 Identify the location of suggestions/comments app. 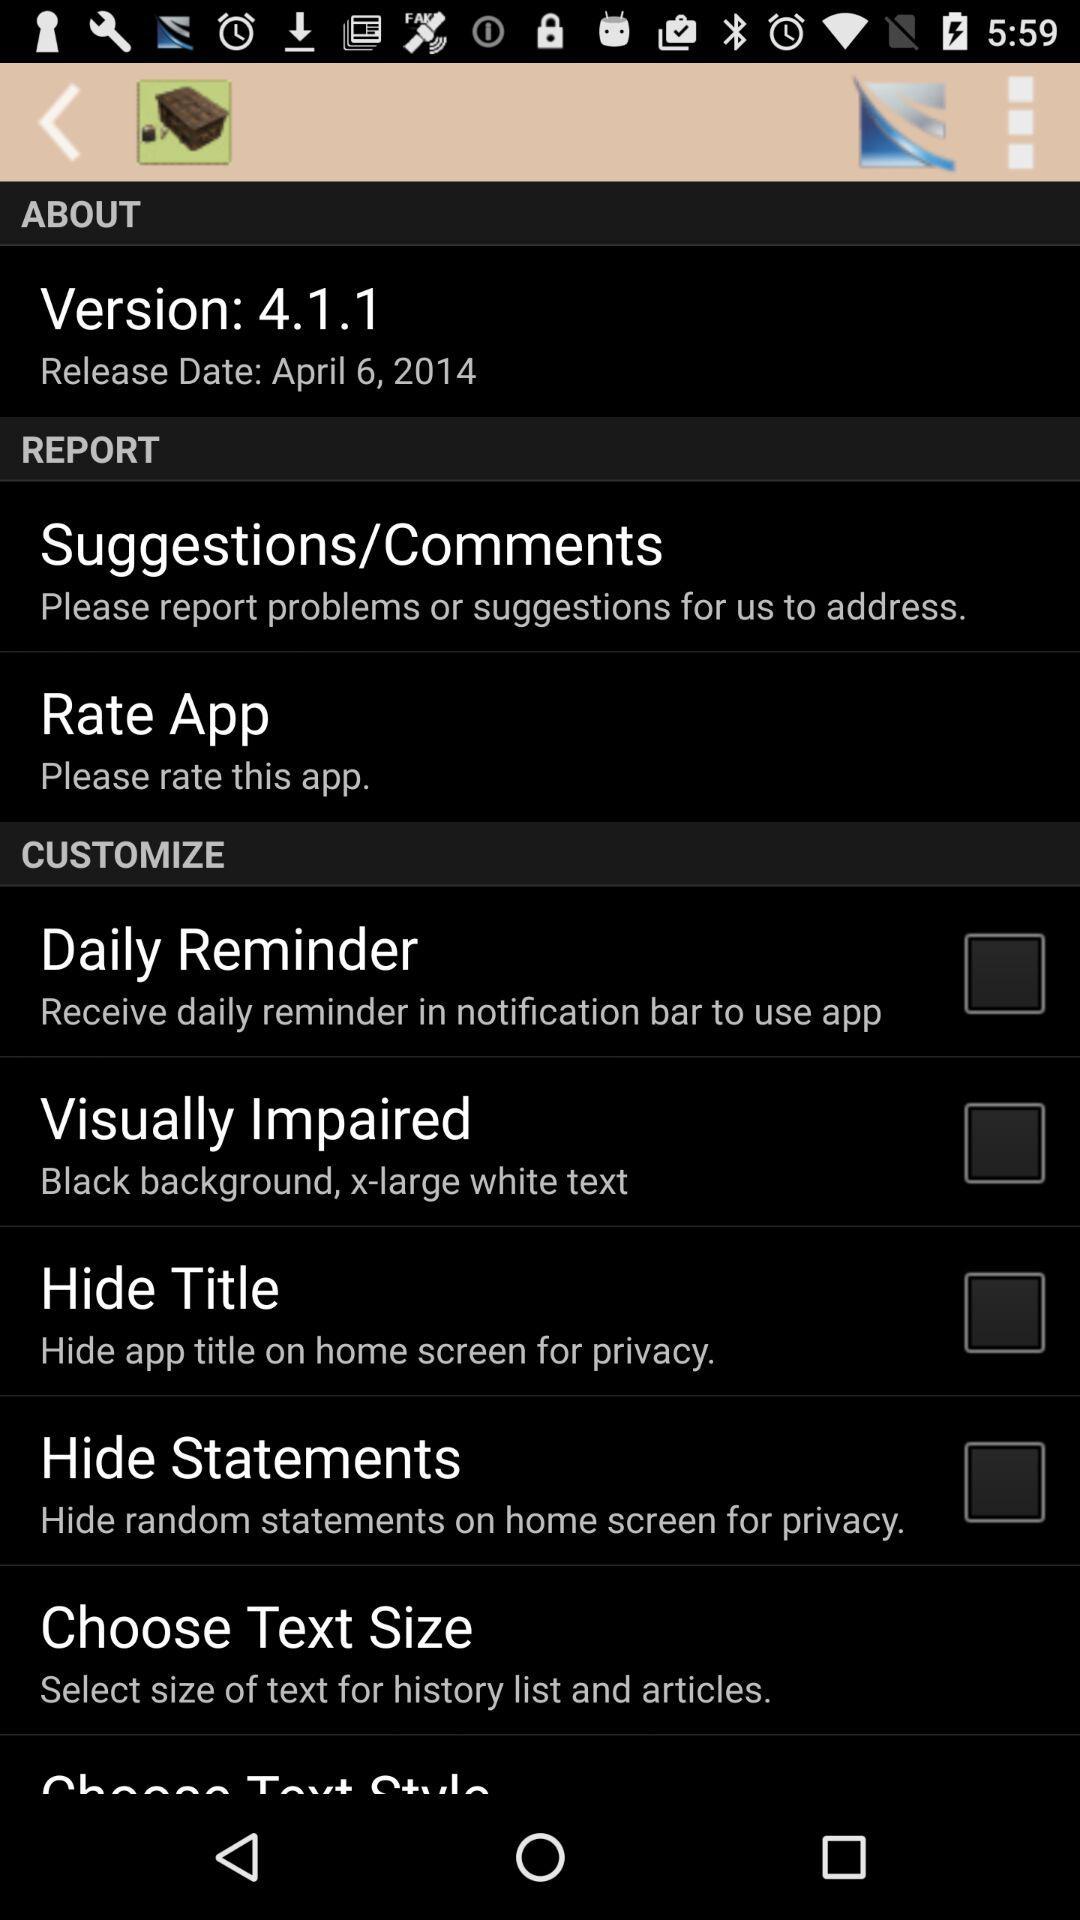
(351, 541).